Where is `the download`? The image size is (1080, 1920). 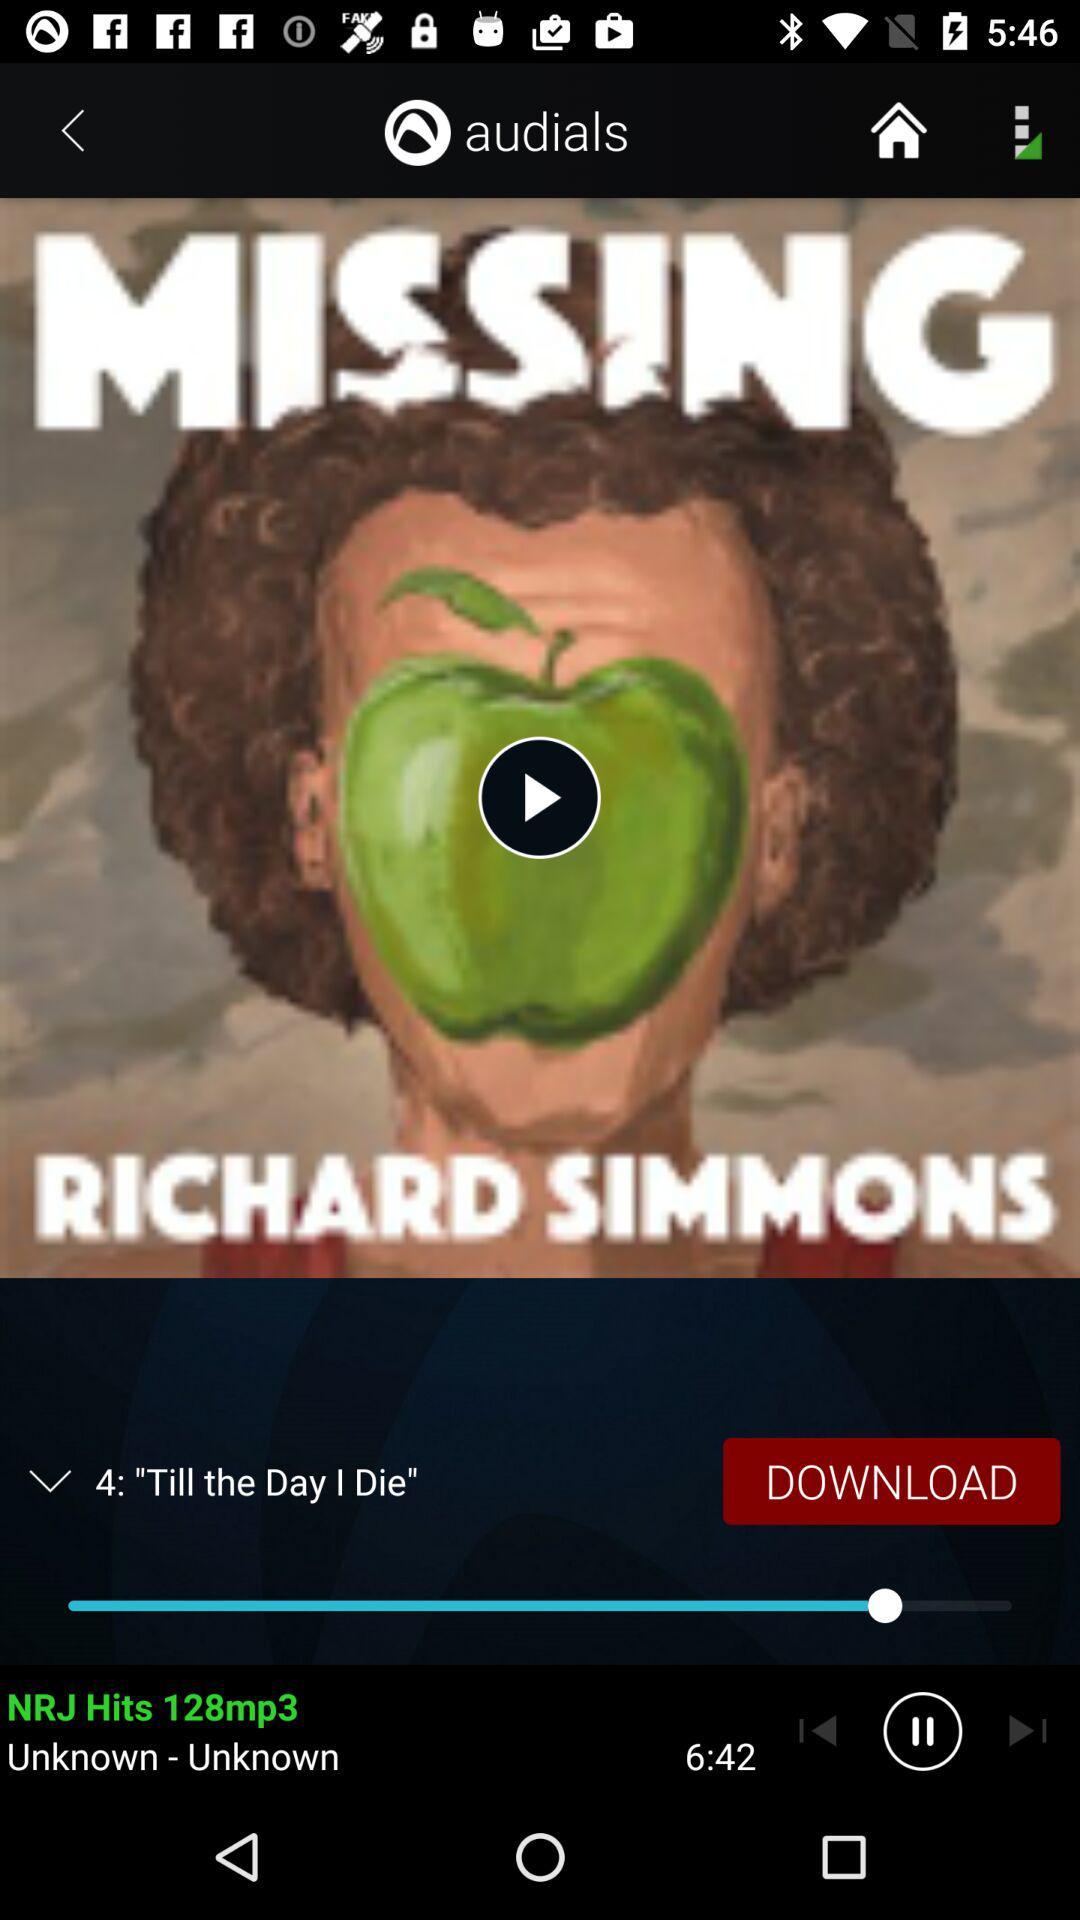
the download is located at coordinates (890, 1481).